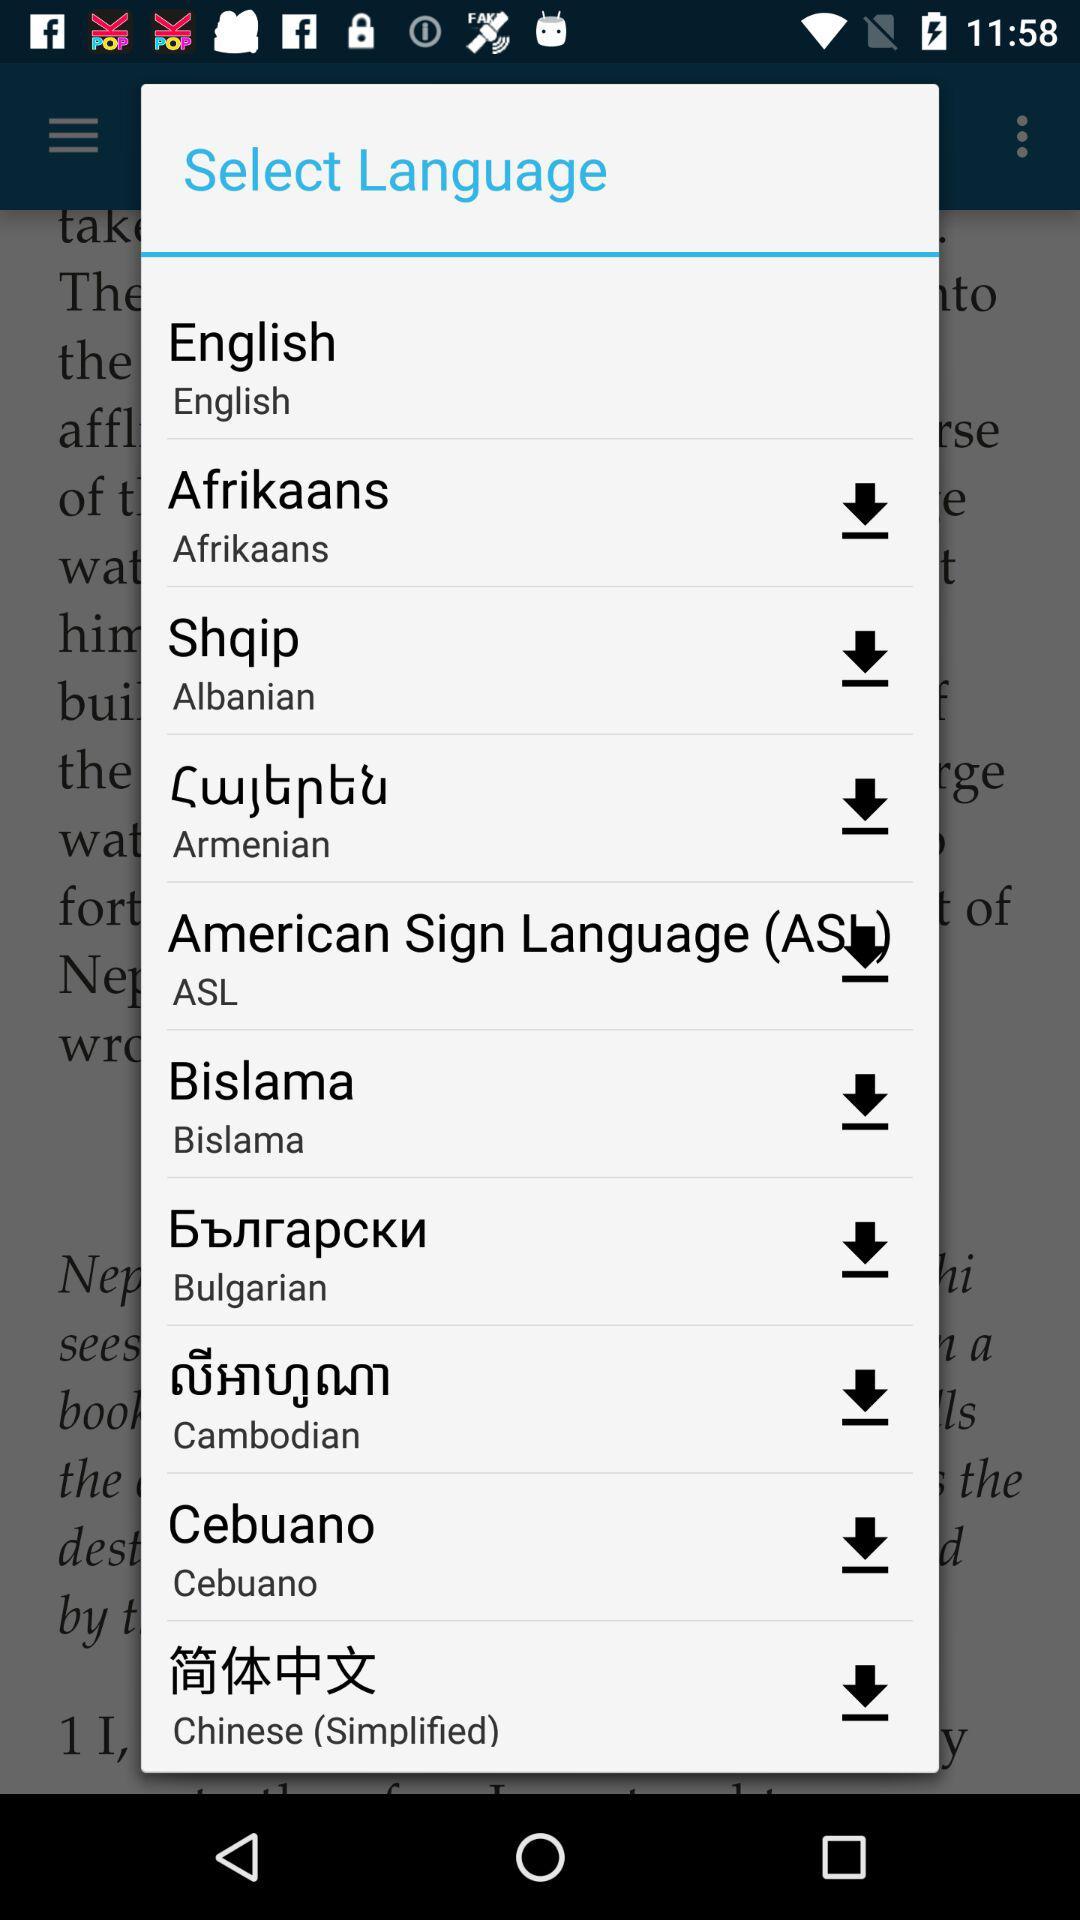 This screenshot has height=1920, width=1080. I want to click on app below armenian app, so click(540, 923).